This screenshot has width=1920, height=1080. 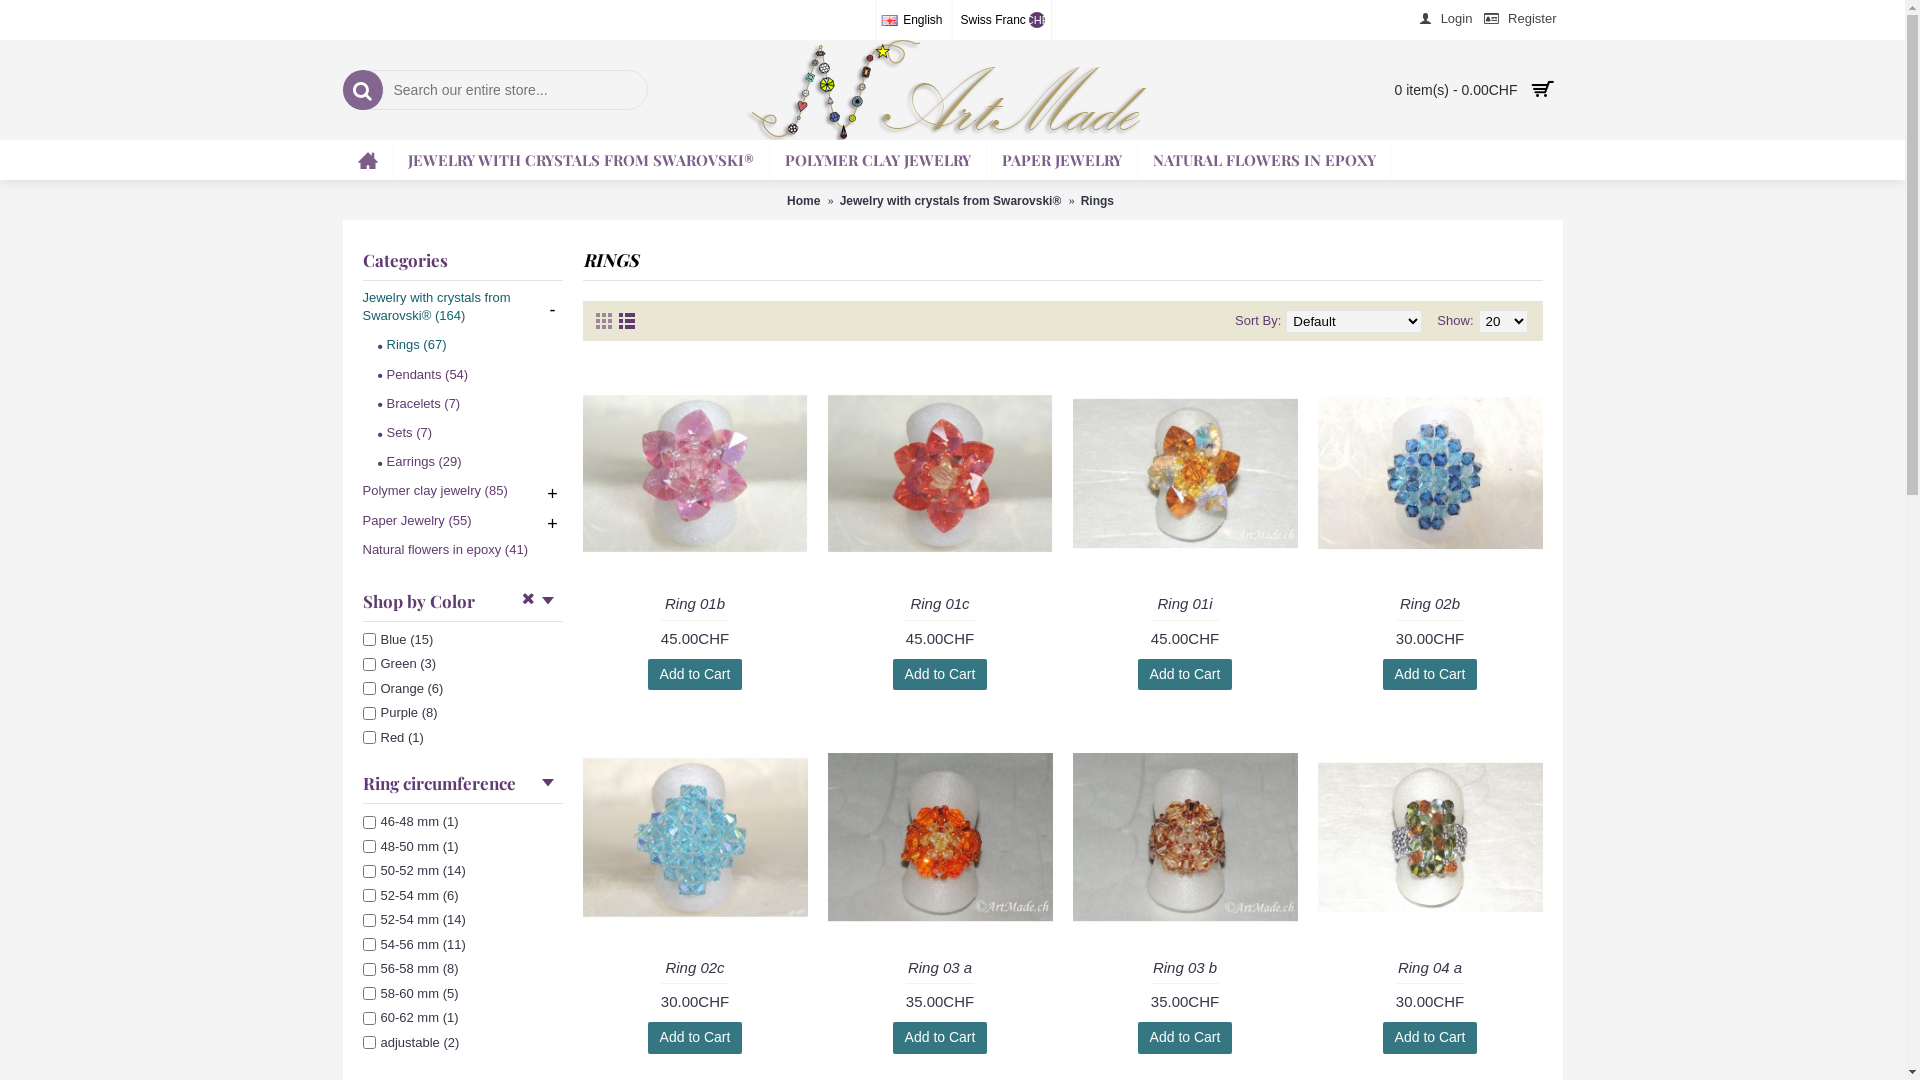 I want to click on 'Login', so click(x=1445, y=19).